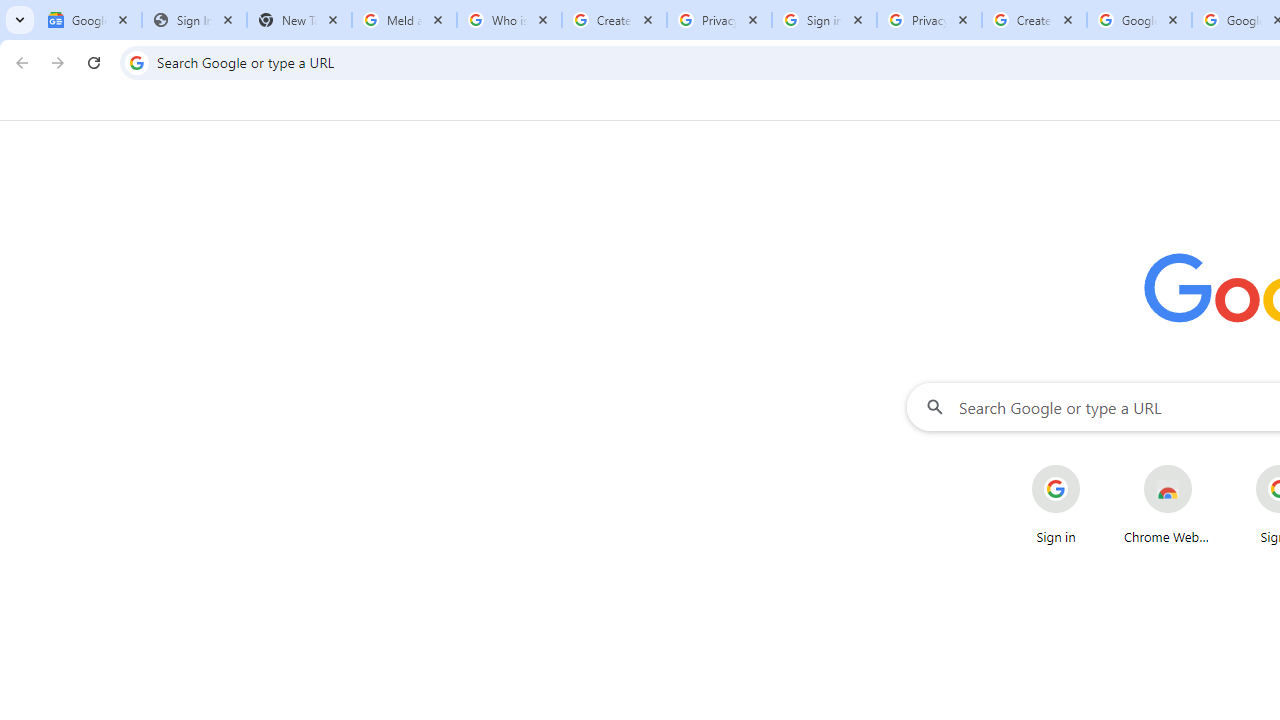  I want to click on 'New Tab', so click(298, 20).